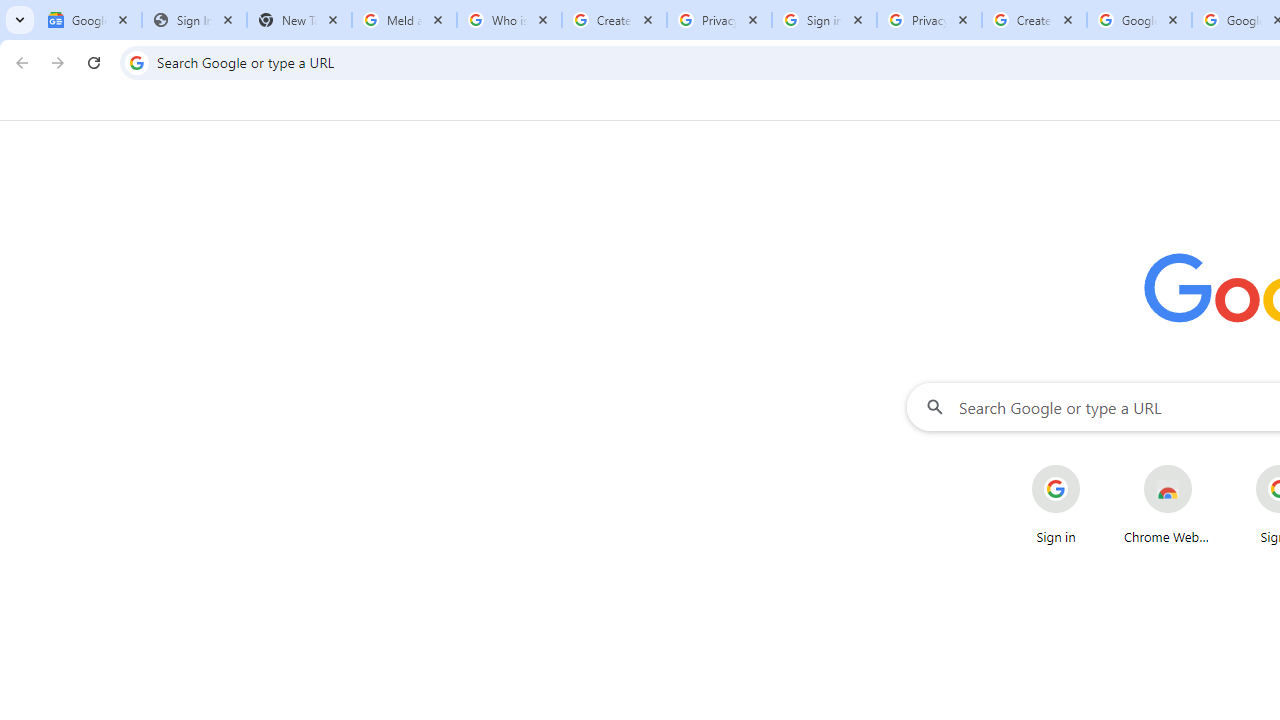  I want to click on 'New Tab', so click(298, 20).